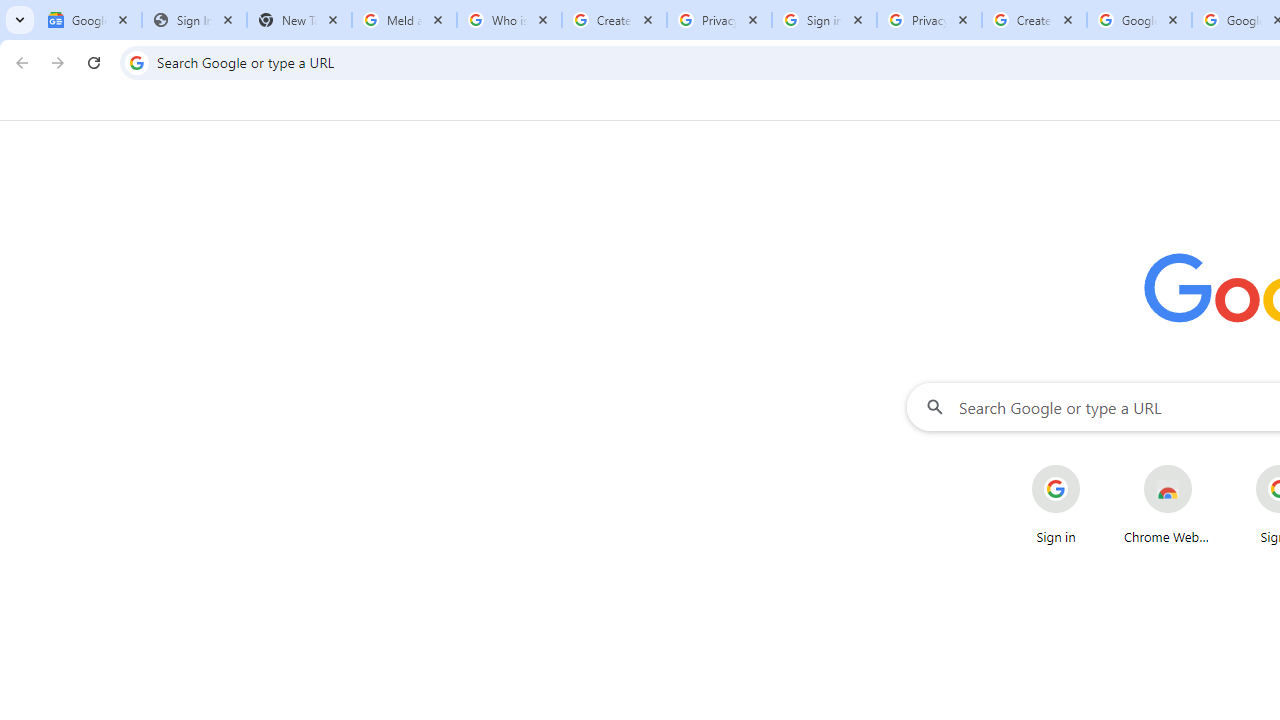  I want to click on 'New Tab', so click(298, 20).